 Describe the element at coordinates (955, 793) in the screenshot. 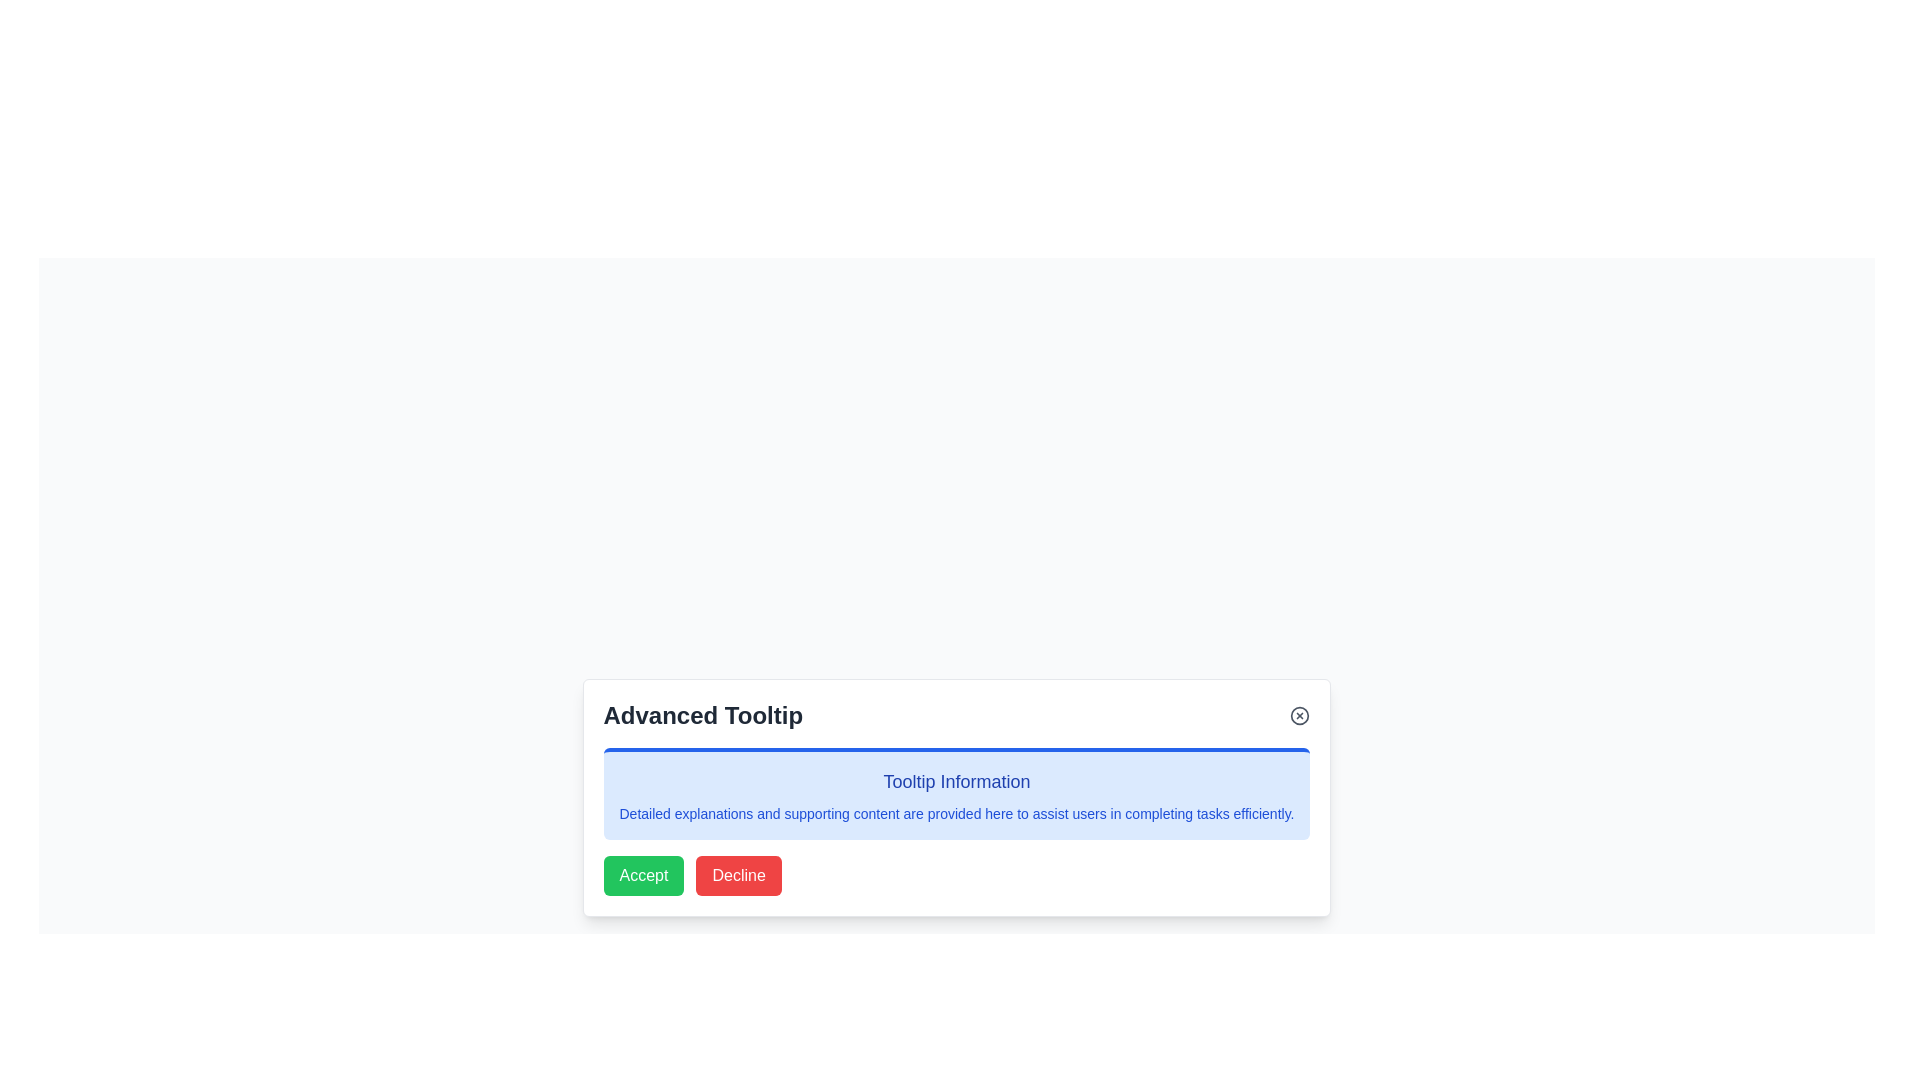

I see `the informational tooltip located below the title 'Advanced Tooltip' to read its content` at that location.